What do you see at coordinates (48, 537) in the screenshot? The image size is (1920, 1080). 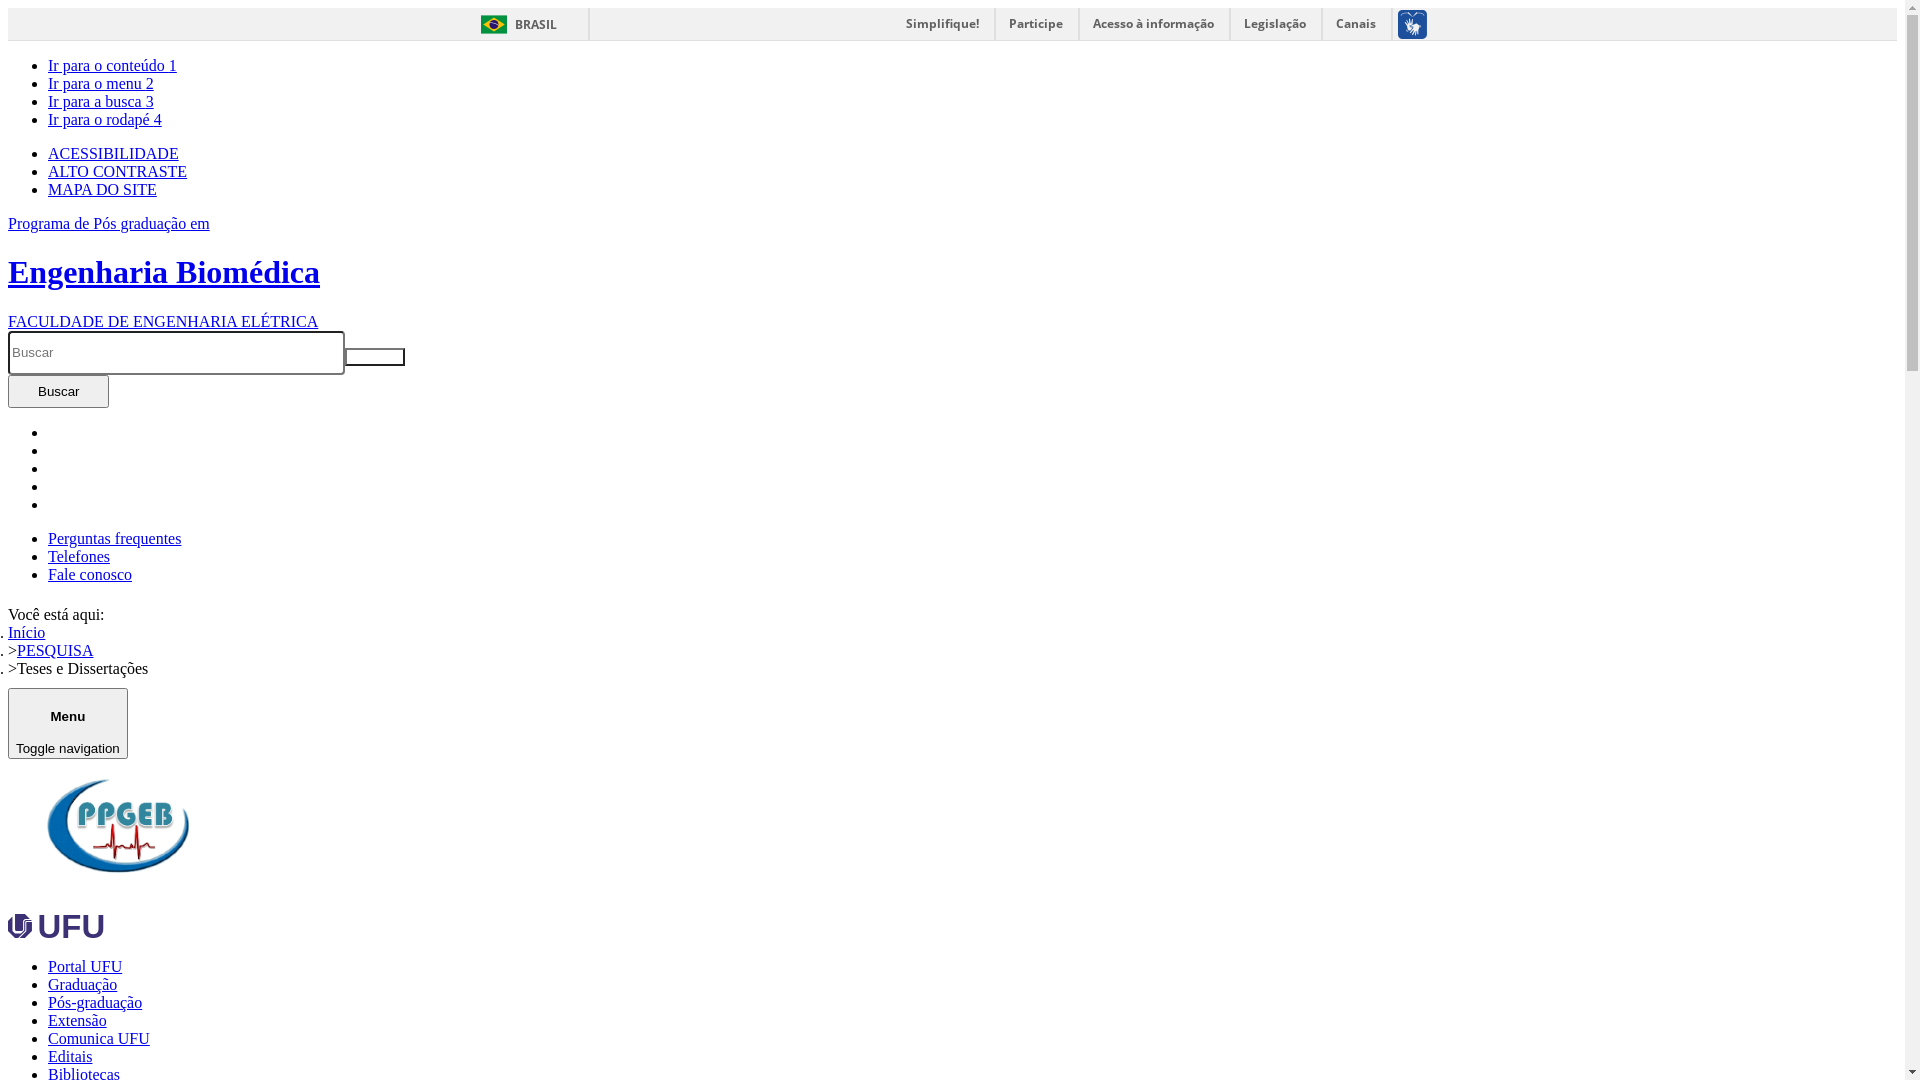 I see `'Perguntas frequentes'` at bounding box center [48, 537].